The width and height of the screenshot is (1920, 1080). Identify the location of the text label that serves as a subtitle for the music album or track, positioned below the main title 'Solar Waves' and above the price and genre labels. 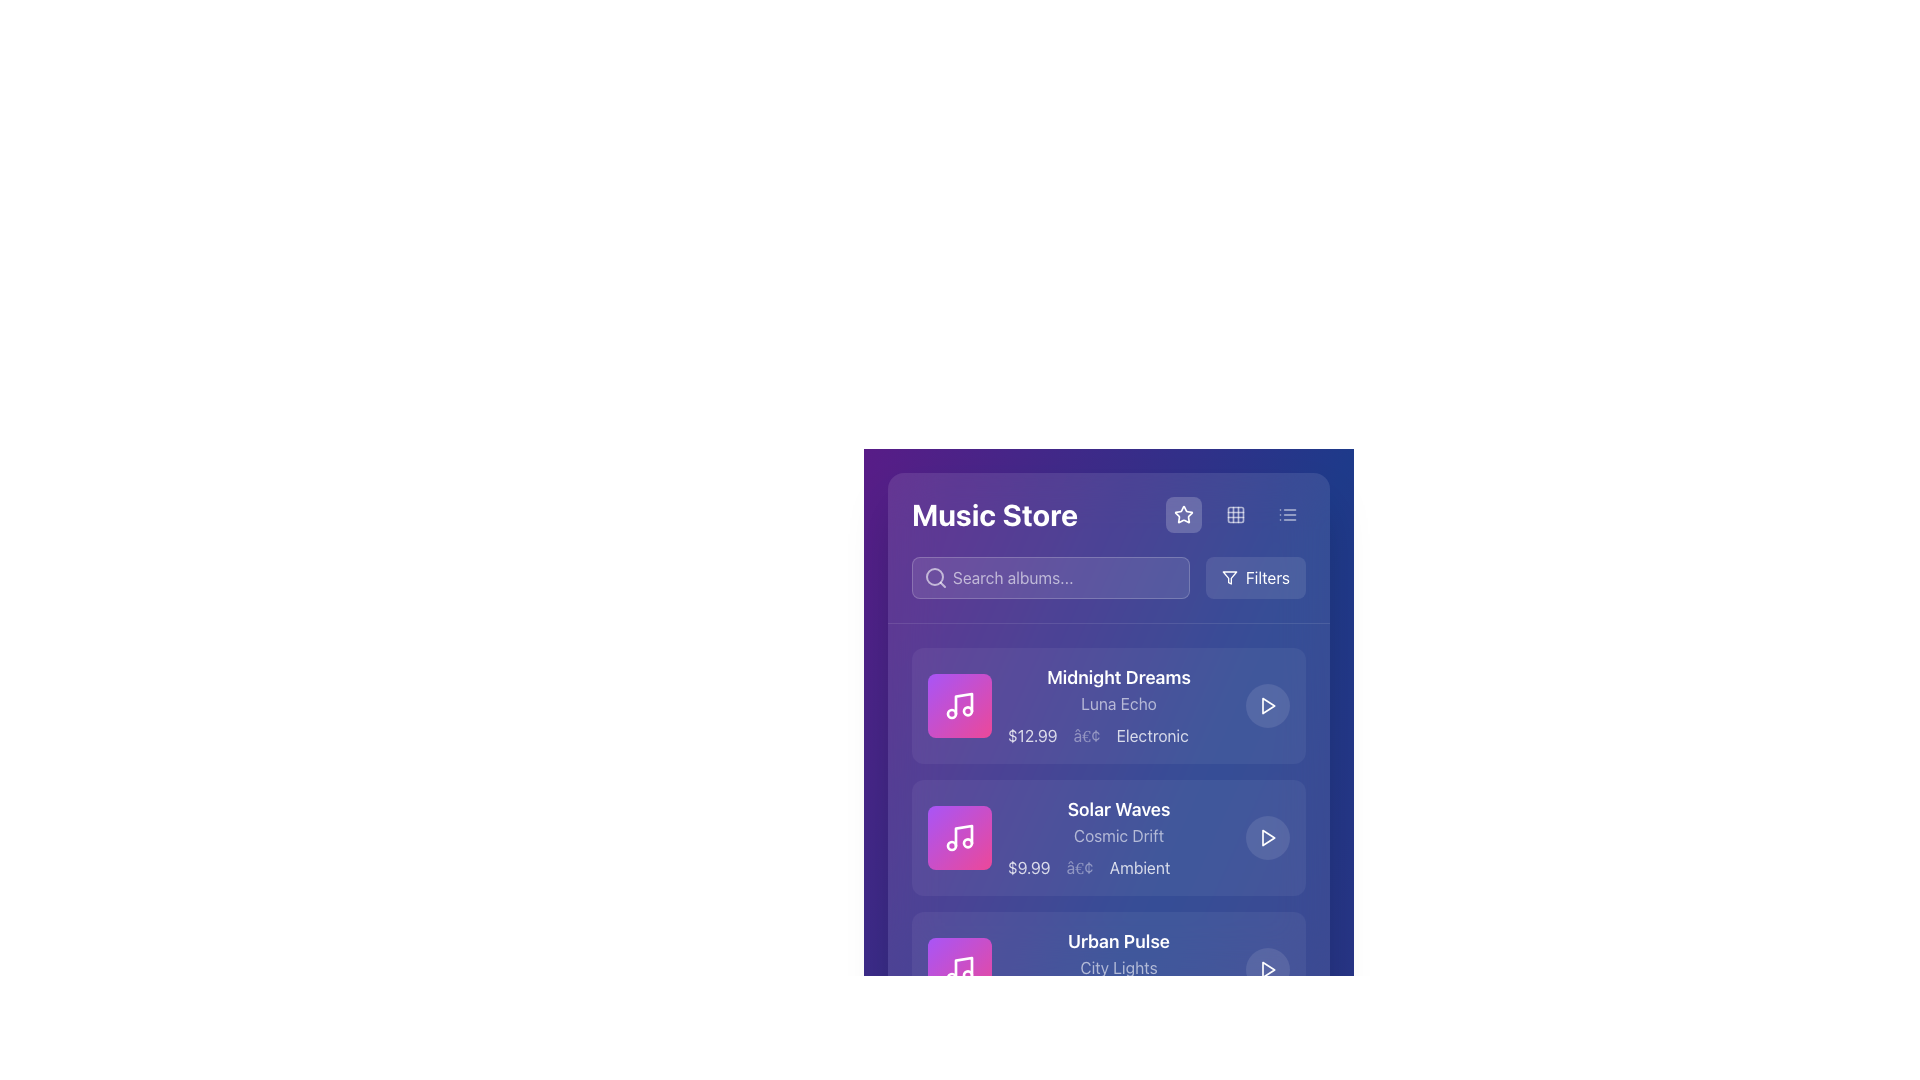
(1117, 836).